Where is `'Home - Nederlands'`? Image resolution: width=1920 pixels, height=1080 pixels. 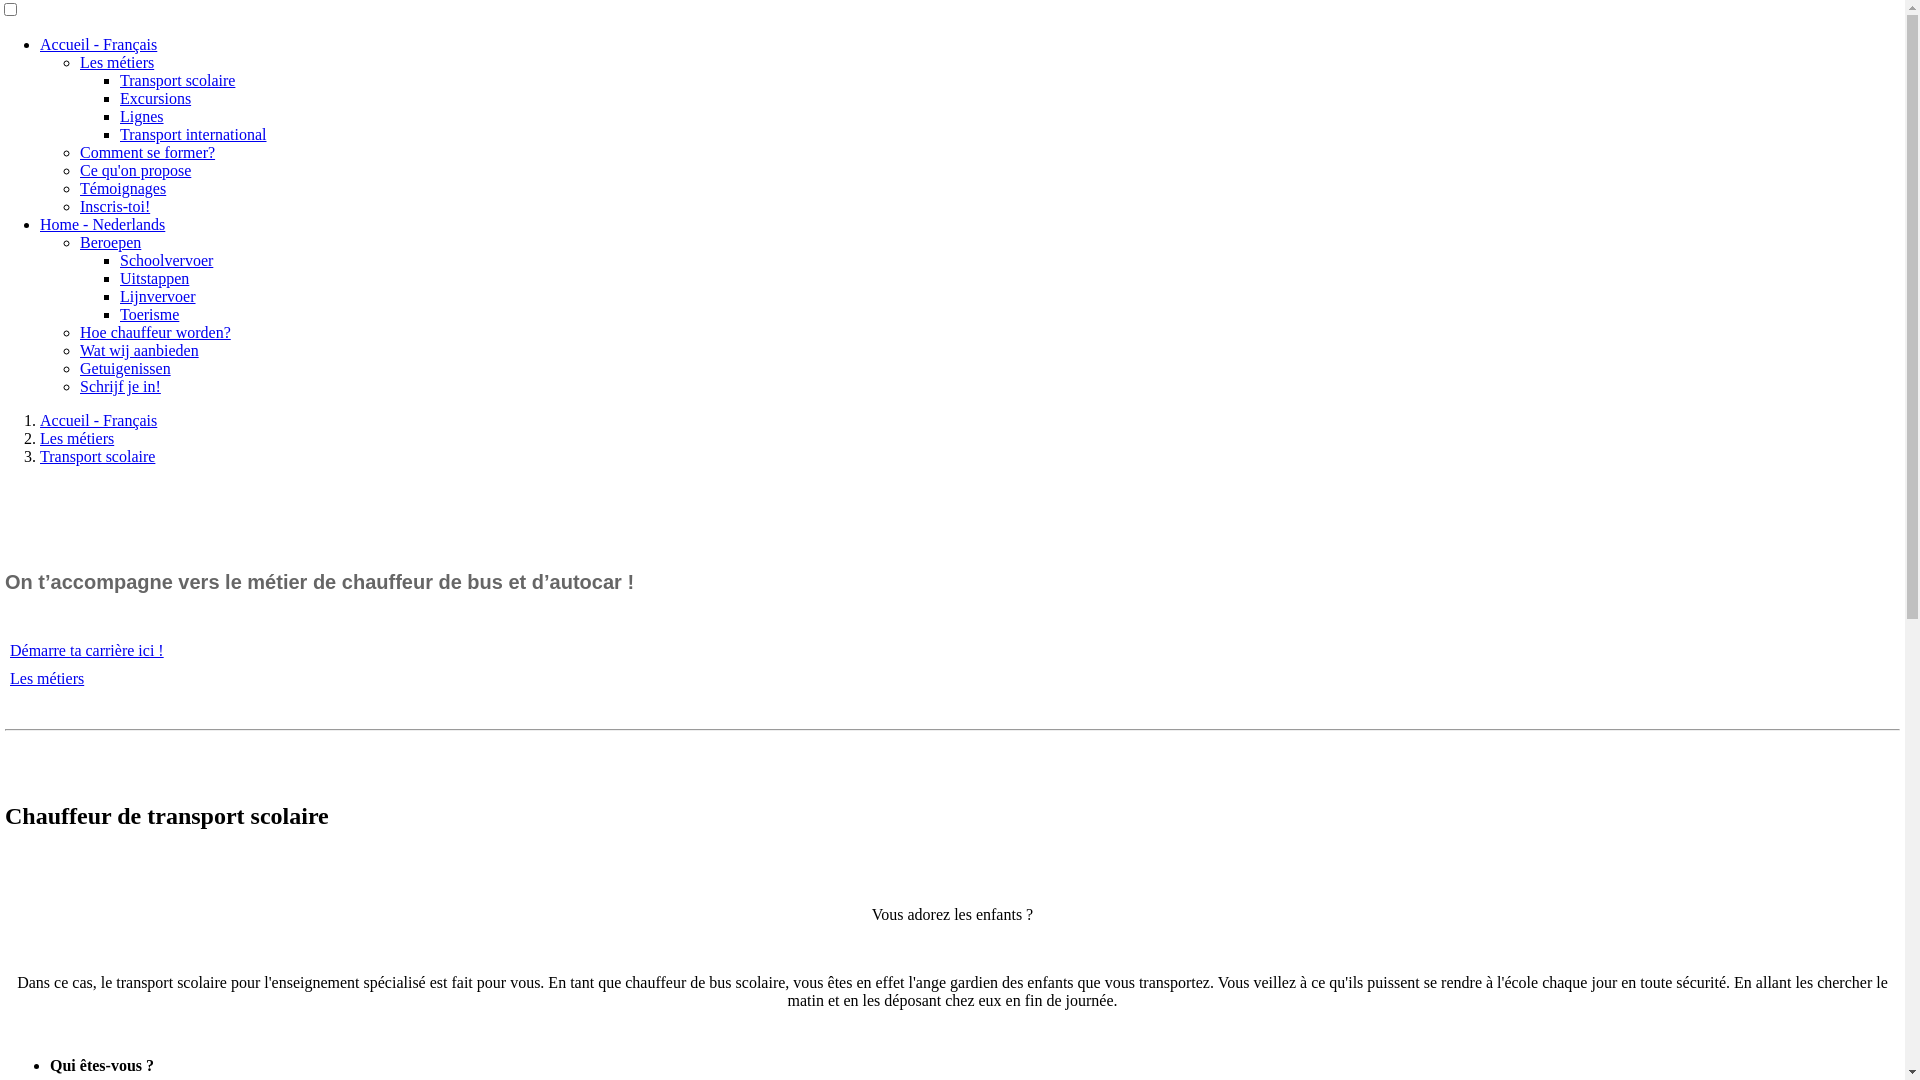
'Home - Nederlands' is located at coordinates (101, 224).